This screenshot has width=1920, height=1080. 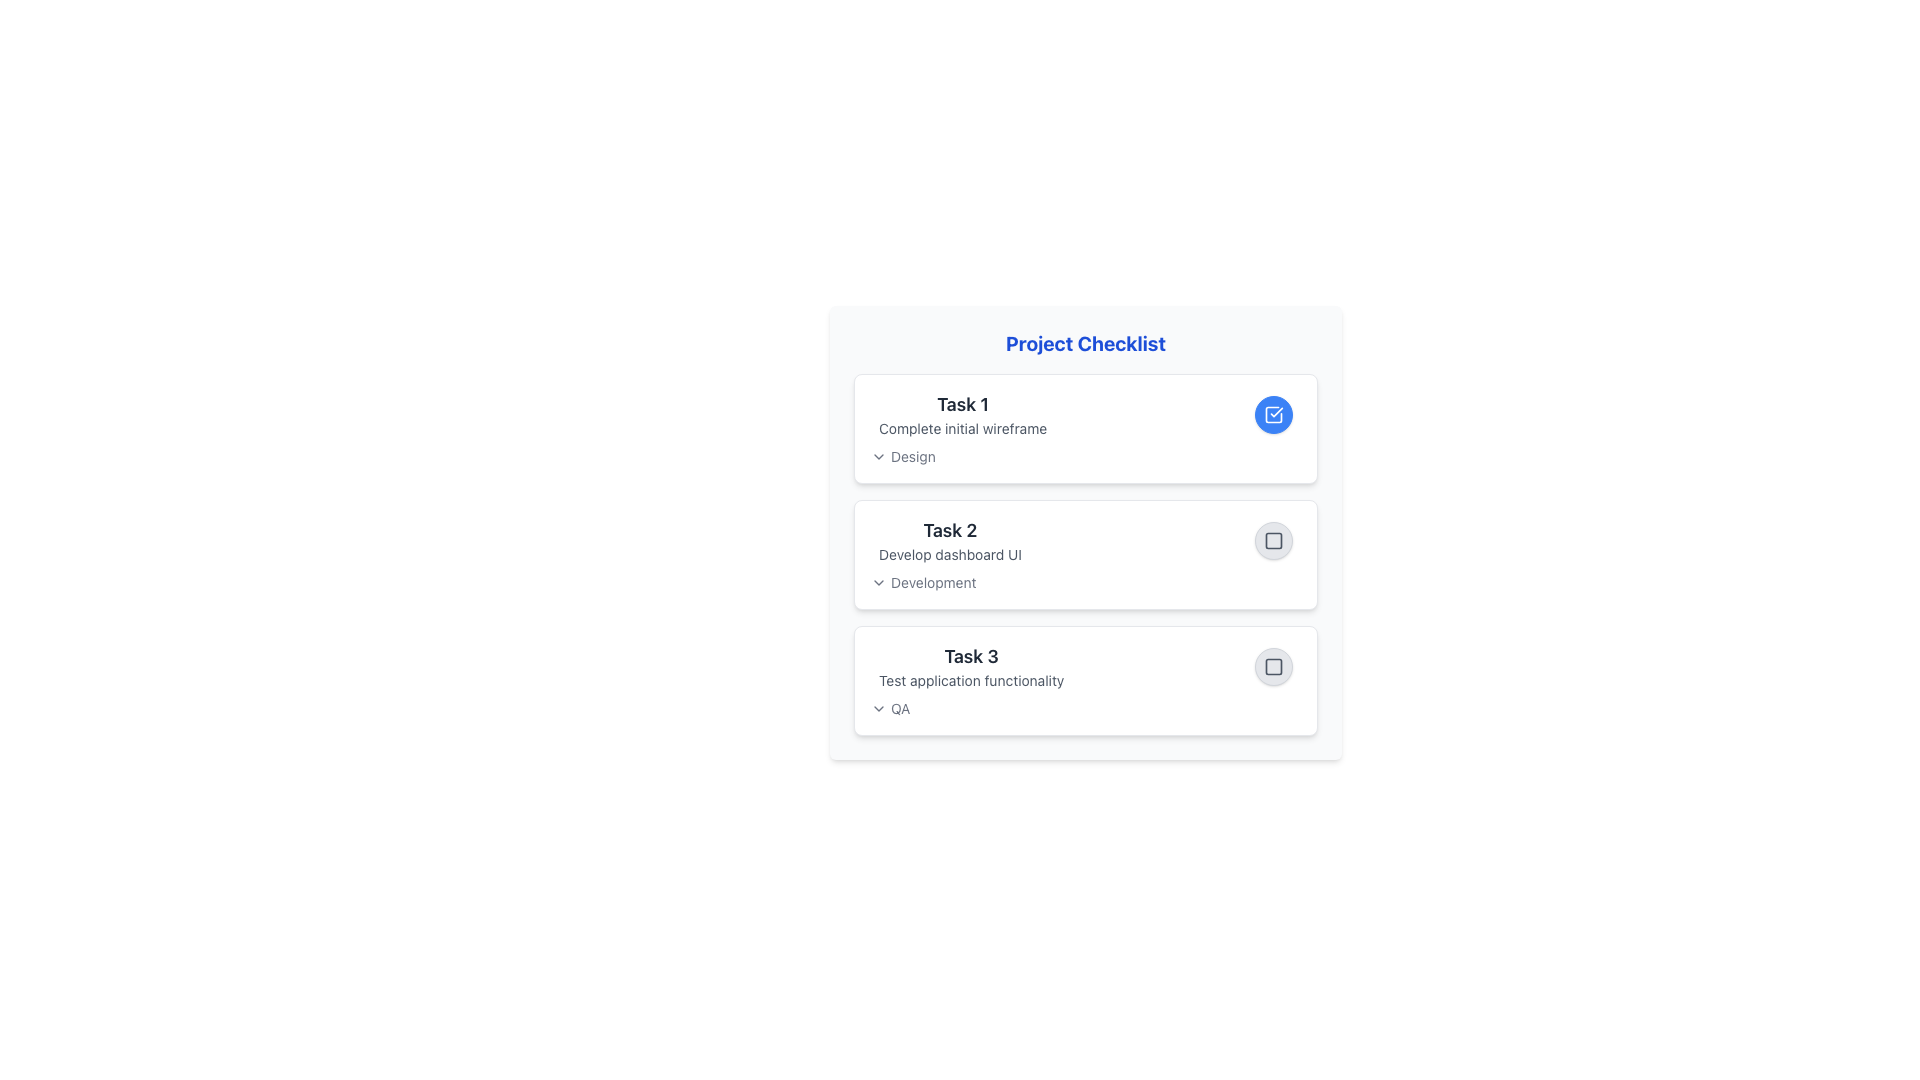 What do you see at coordinates (949, 529) in the screenshot?
I see `text information from the 'Task 2' label in the checklist interface, which identifies the second task in the list` at bounding box center [949, 529].